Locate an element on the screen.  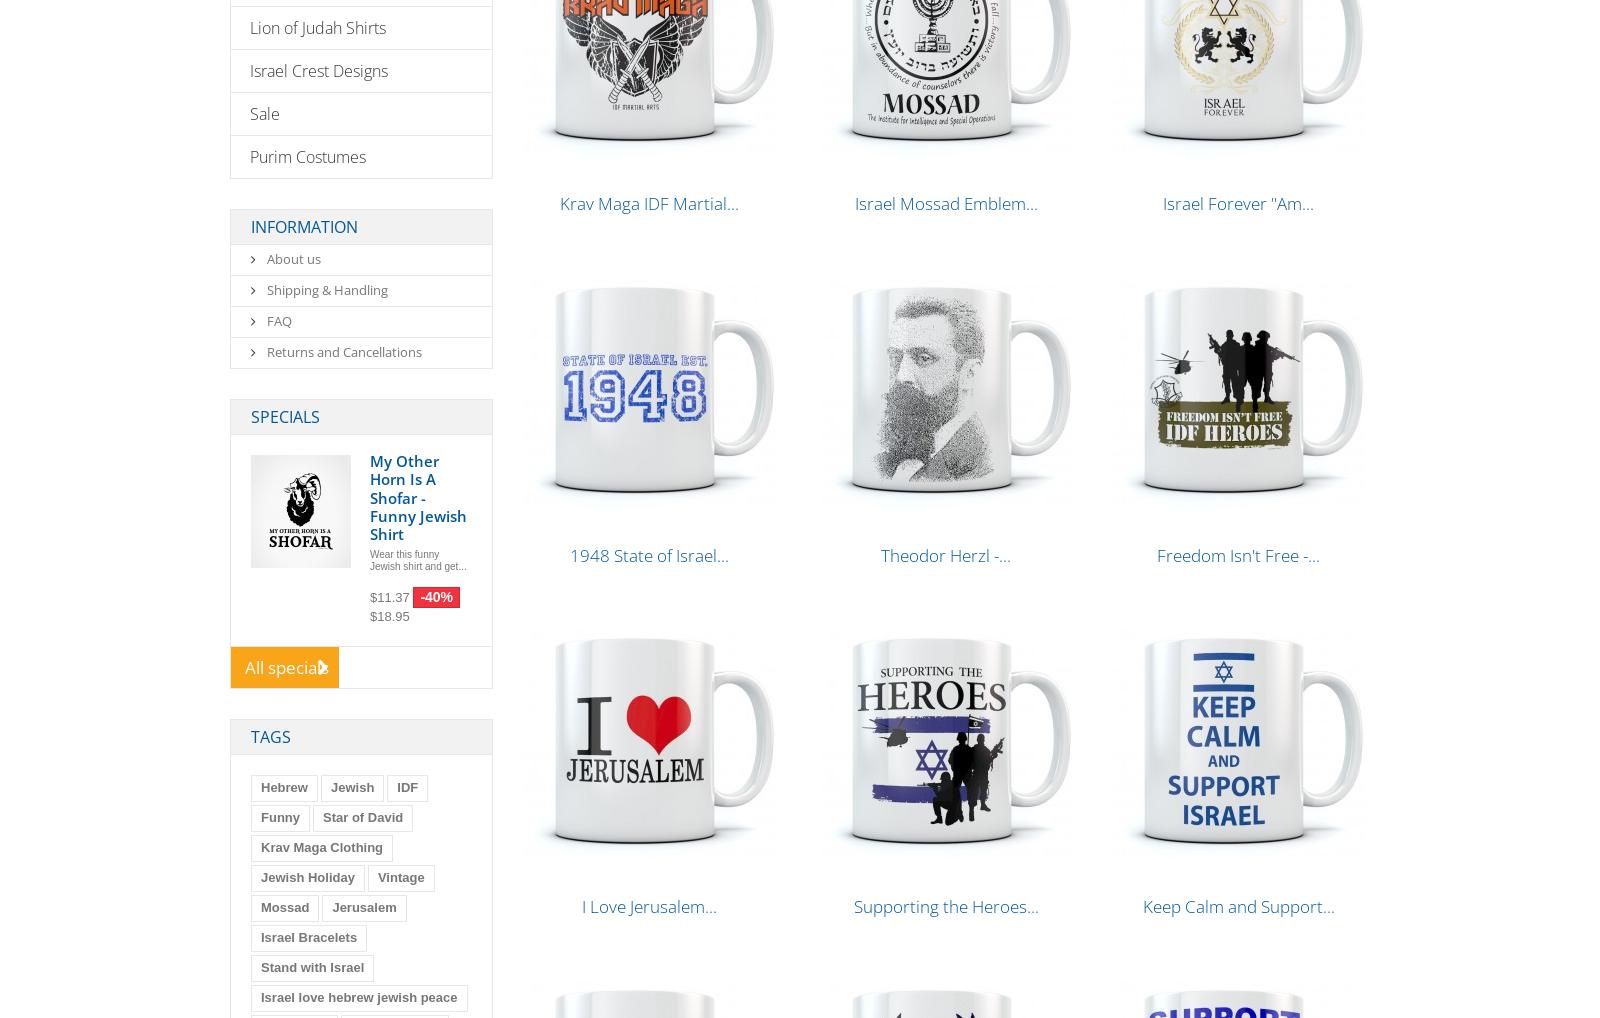
'Keep Calm and Support...' is located at coordinates (1236, 906).